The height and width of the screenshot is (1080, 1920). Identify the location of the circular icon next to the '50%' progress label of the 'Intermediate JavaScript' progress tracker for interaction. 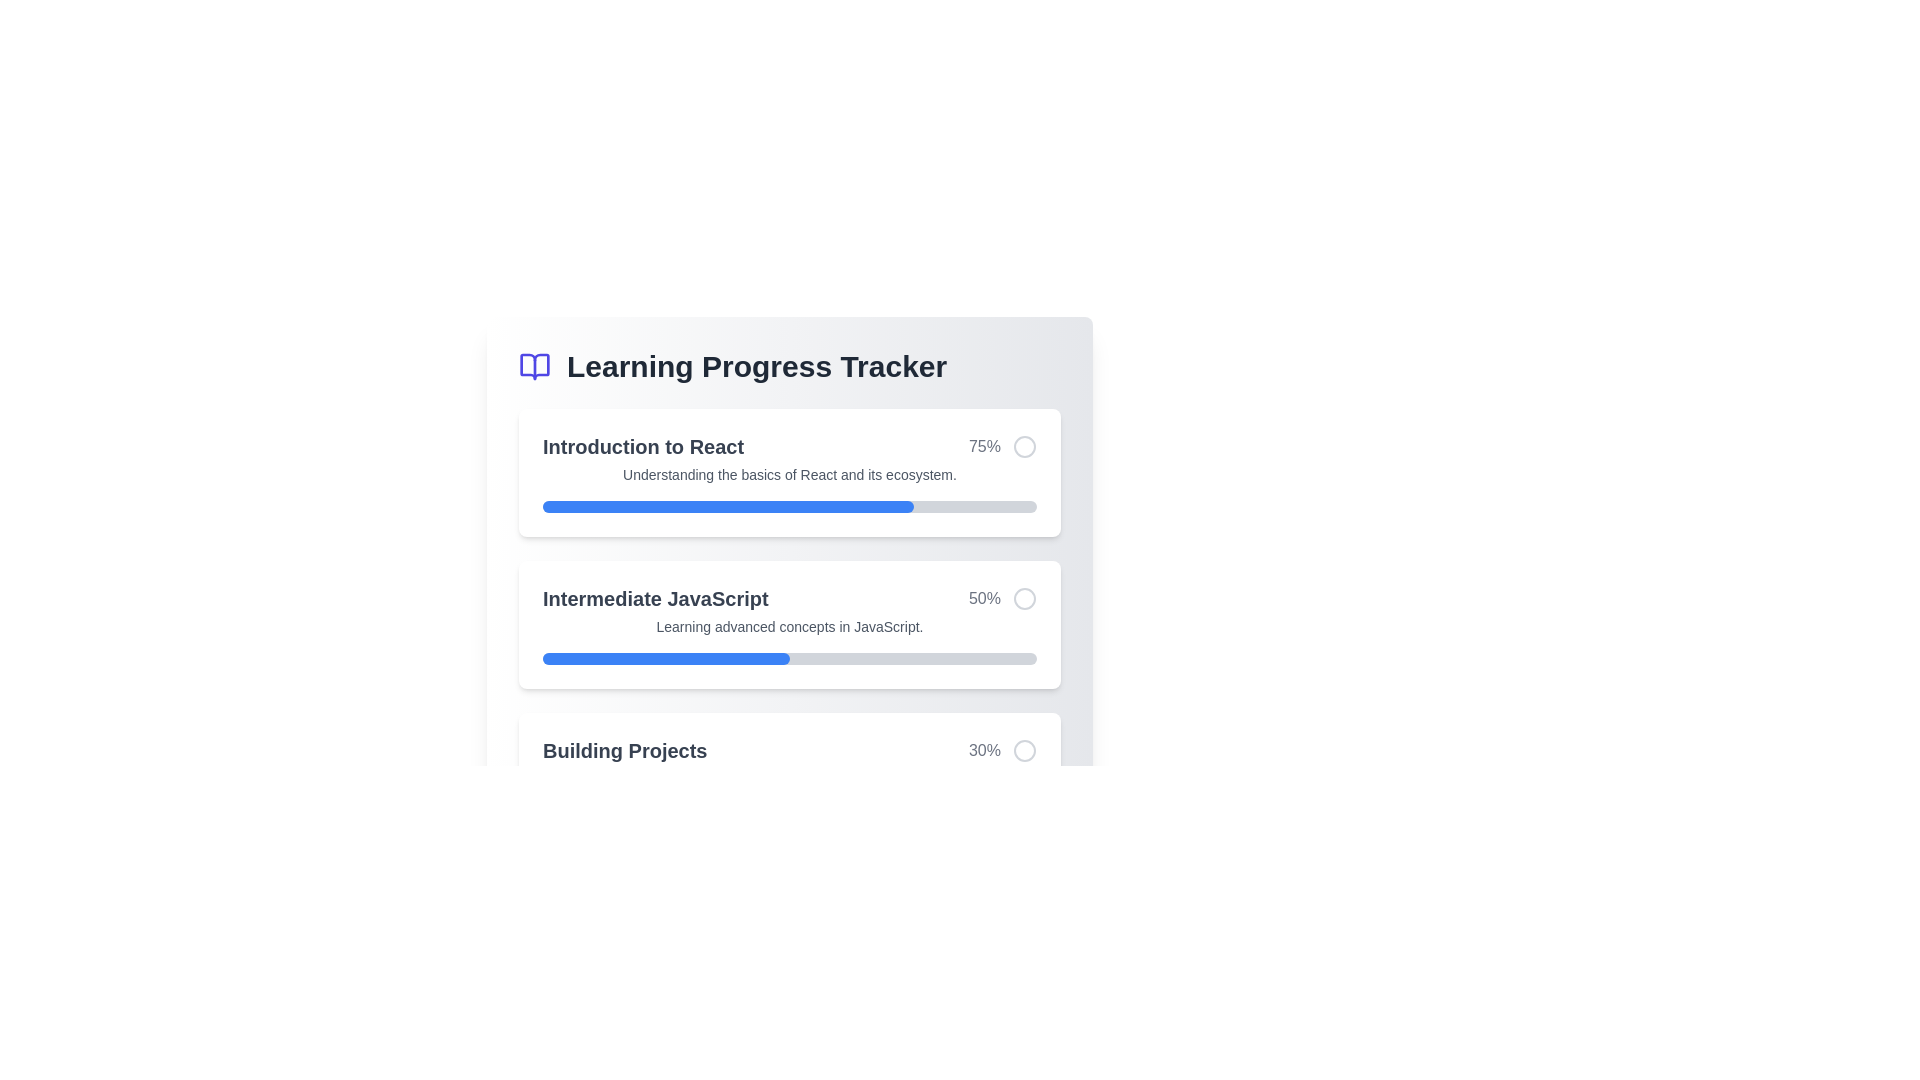
(1003, 597).